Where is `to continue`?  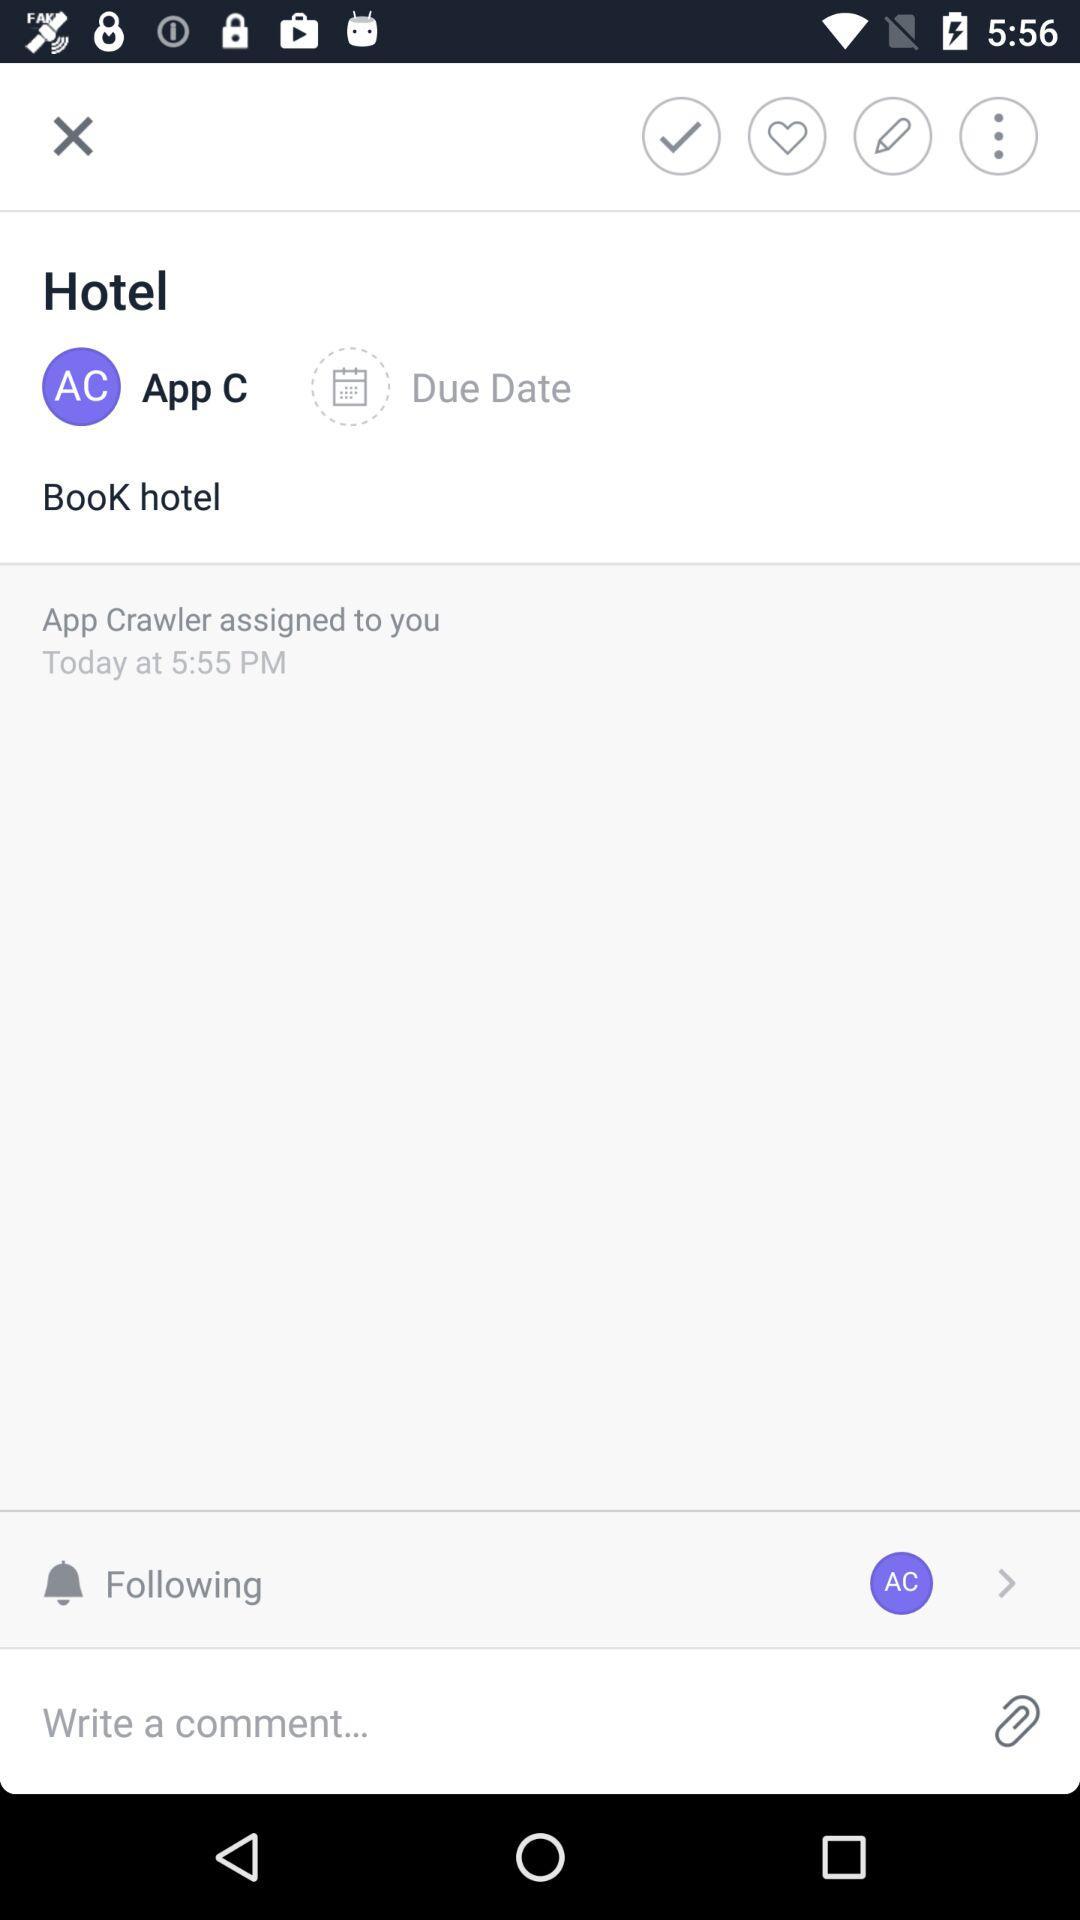 to continue is located at coordinates (1006, 1582).